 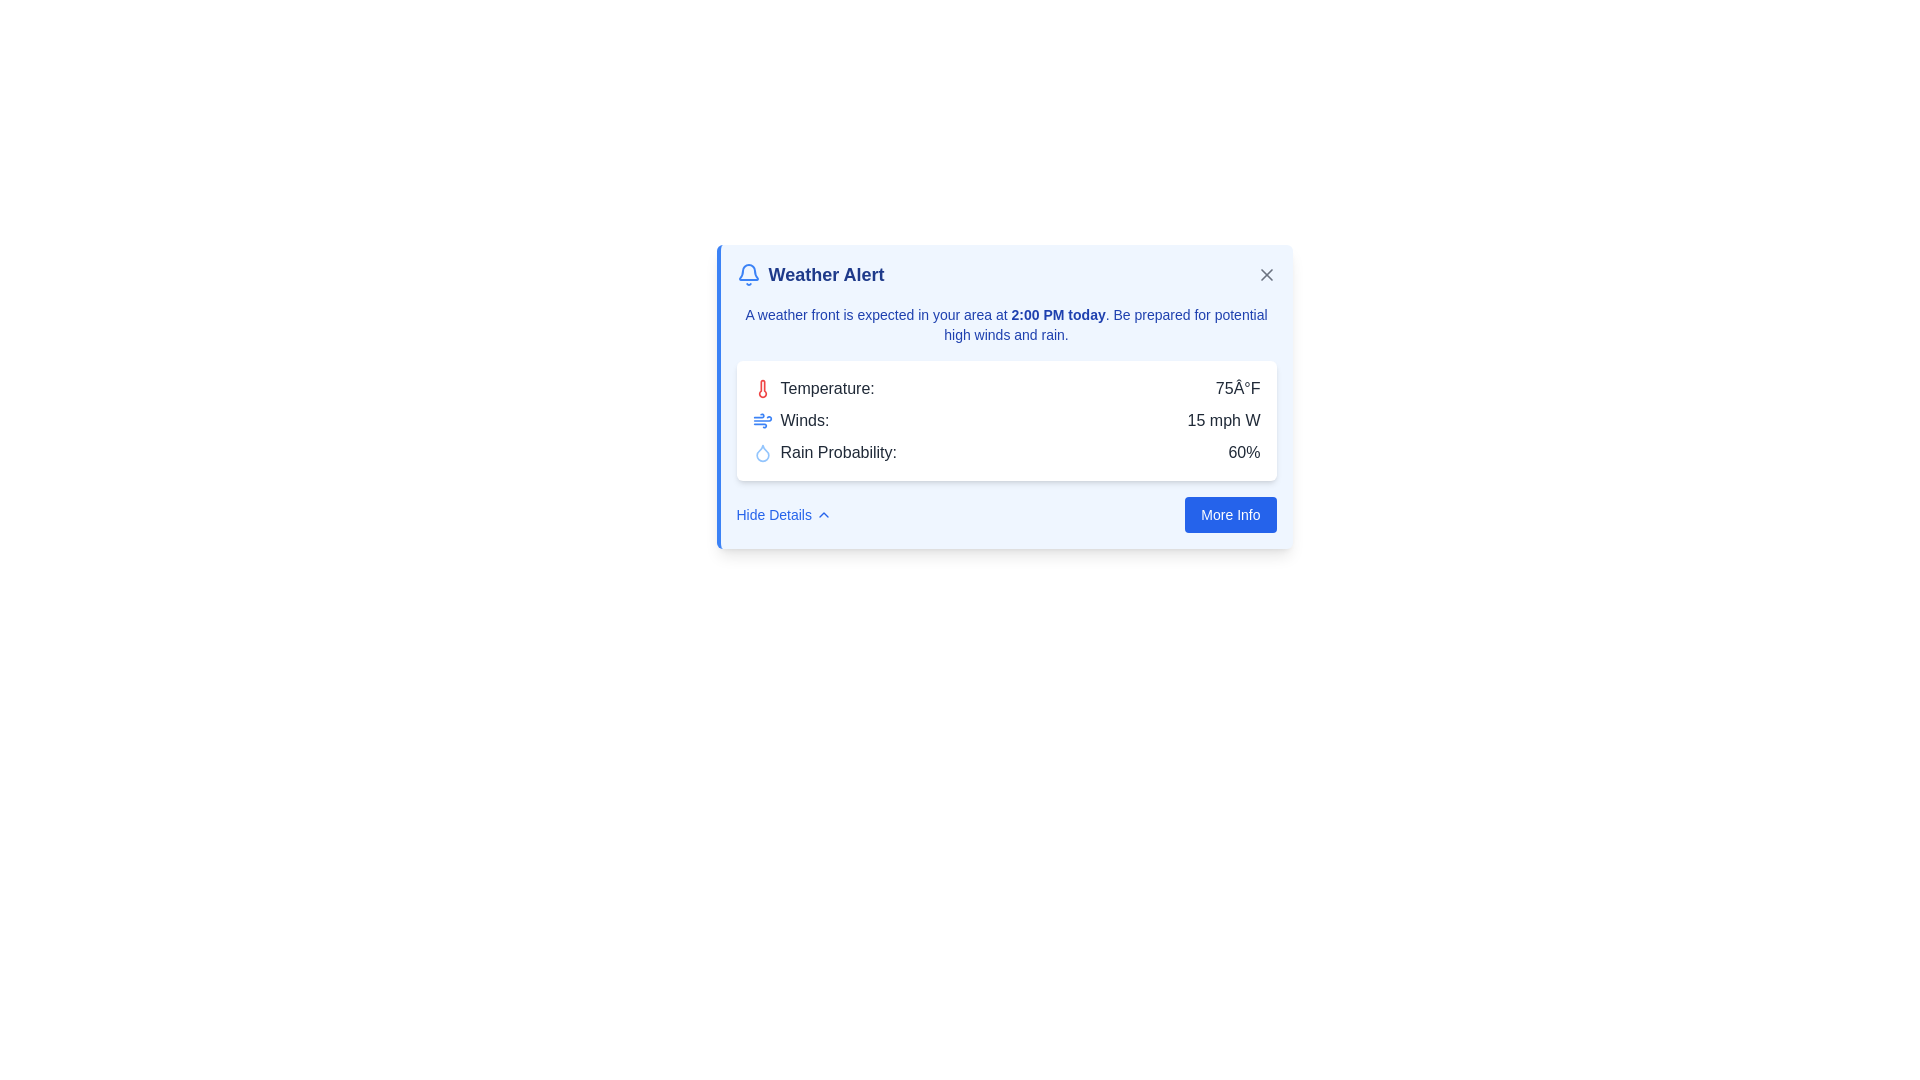 I want to click on the text content that informs the user about an upcoming weather alert, which is positioned centrally beneath the heading 'Weather Alert', so click(x=1006, y=323).